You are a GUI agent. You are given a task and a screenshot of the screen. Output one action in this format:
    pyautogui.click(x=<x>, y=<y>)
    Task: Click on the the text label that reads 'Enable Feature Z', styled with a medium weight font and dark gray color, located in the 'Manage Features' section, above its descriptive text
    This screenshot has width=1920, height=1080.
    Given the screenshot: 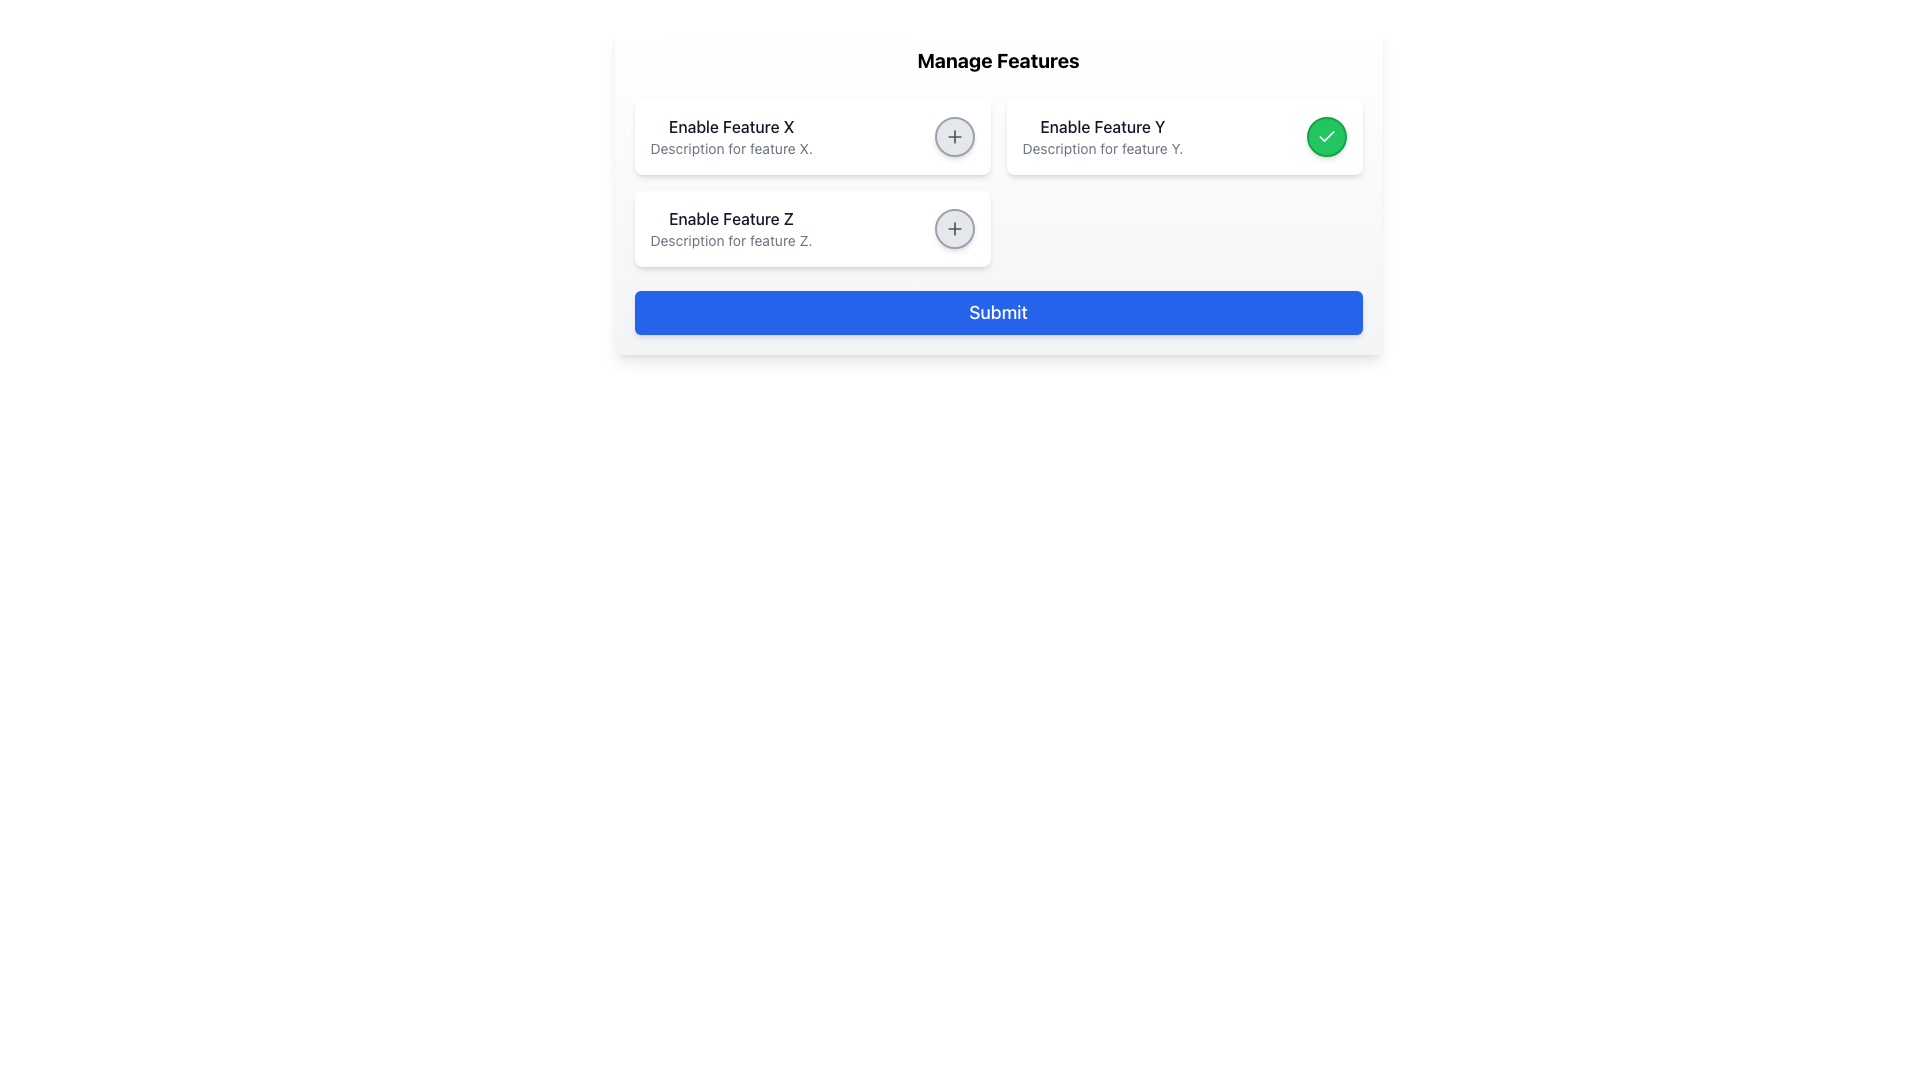 What is the action you would take?
    pyautogui.click(x=730, y=219)
    